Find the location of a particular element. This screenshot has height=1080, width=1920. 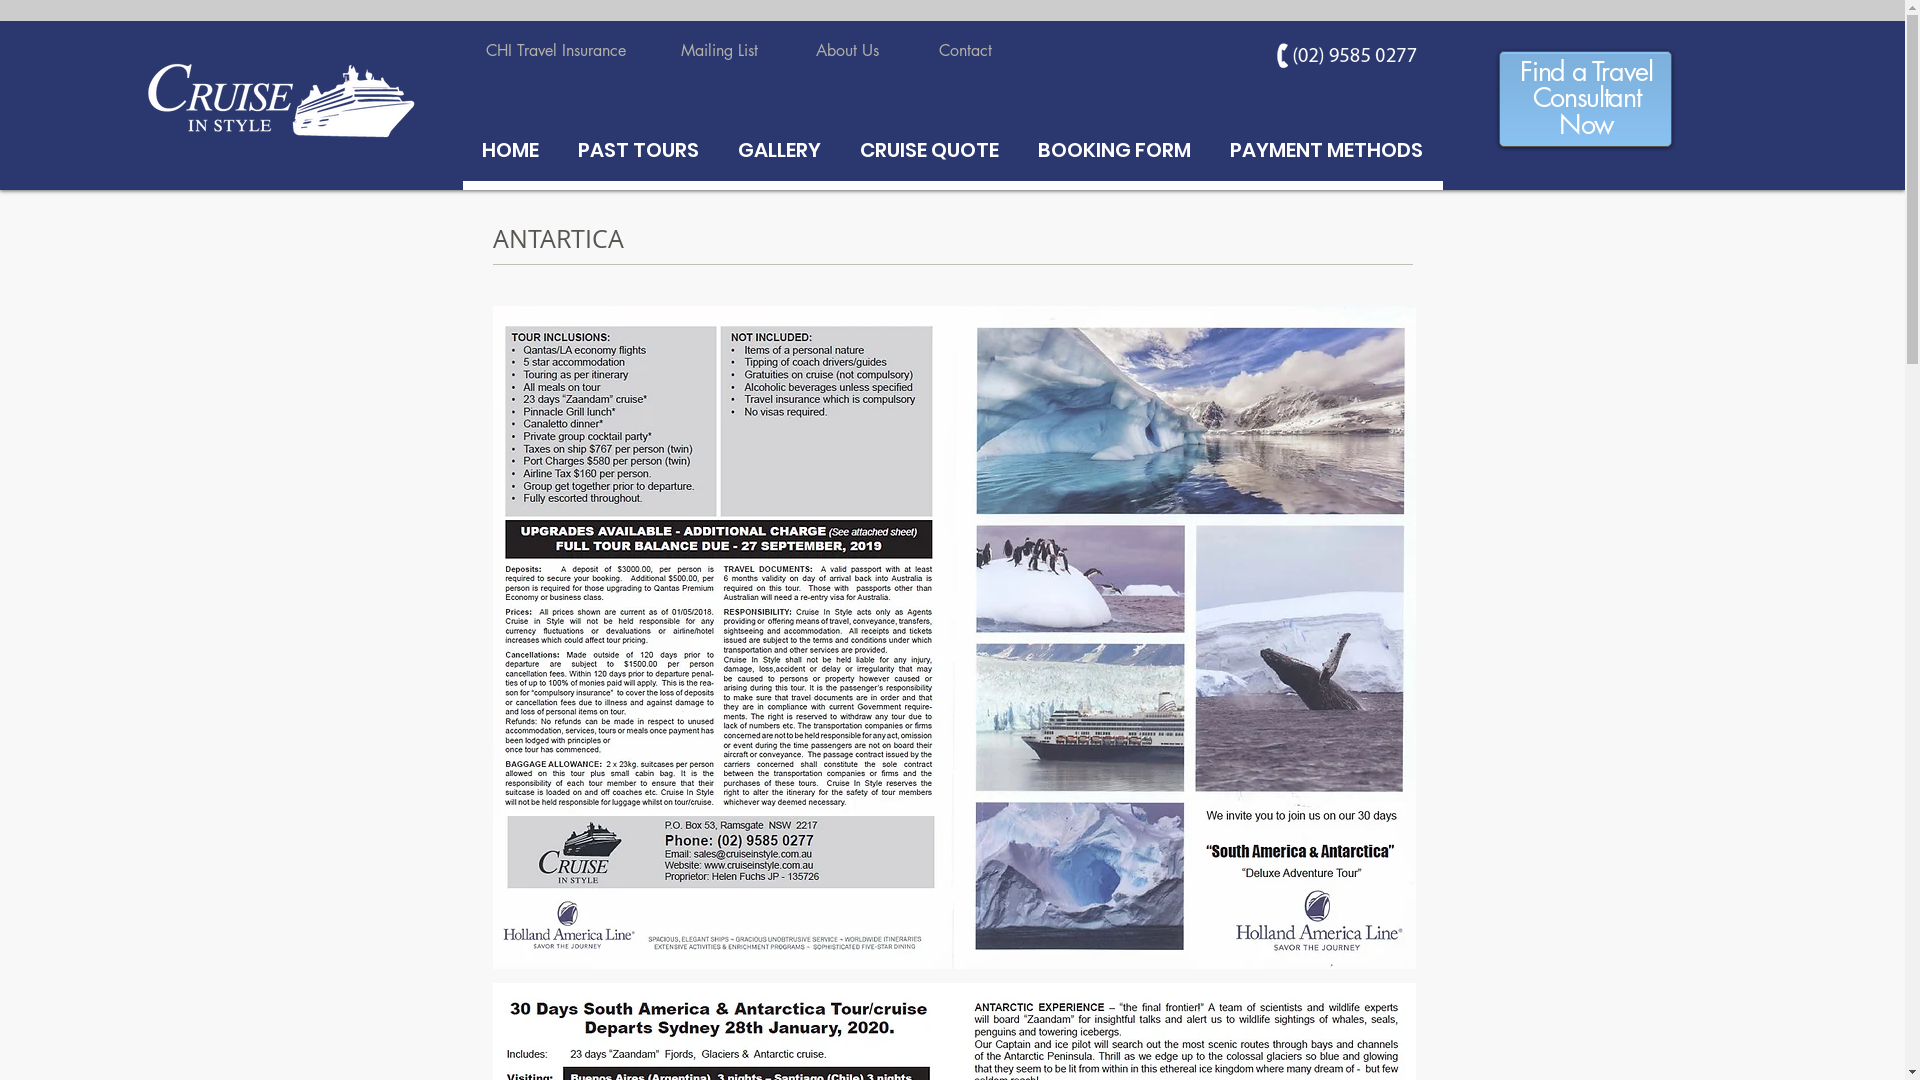

'HOME' is located at coordinates (509, 149).